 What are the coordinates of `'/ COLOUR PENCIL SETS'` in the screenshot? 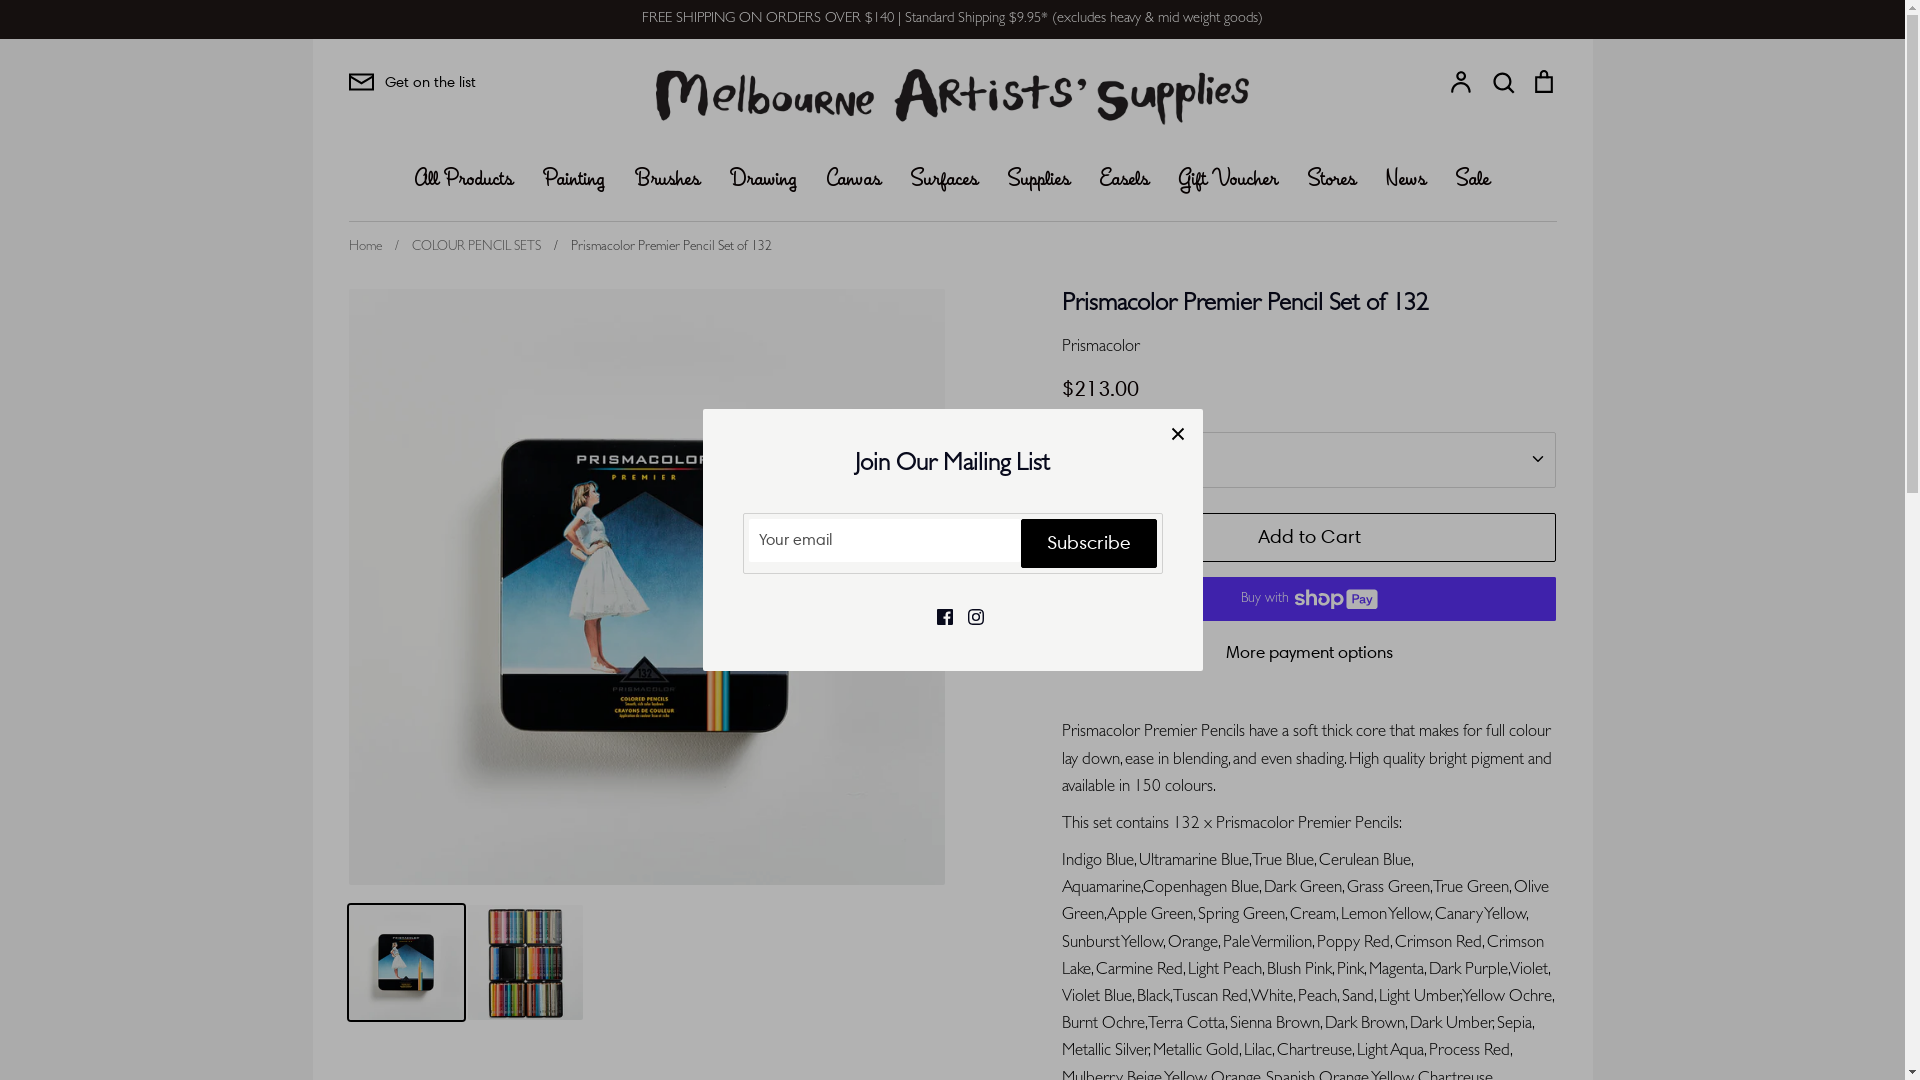 It's located at (460, 246).